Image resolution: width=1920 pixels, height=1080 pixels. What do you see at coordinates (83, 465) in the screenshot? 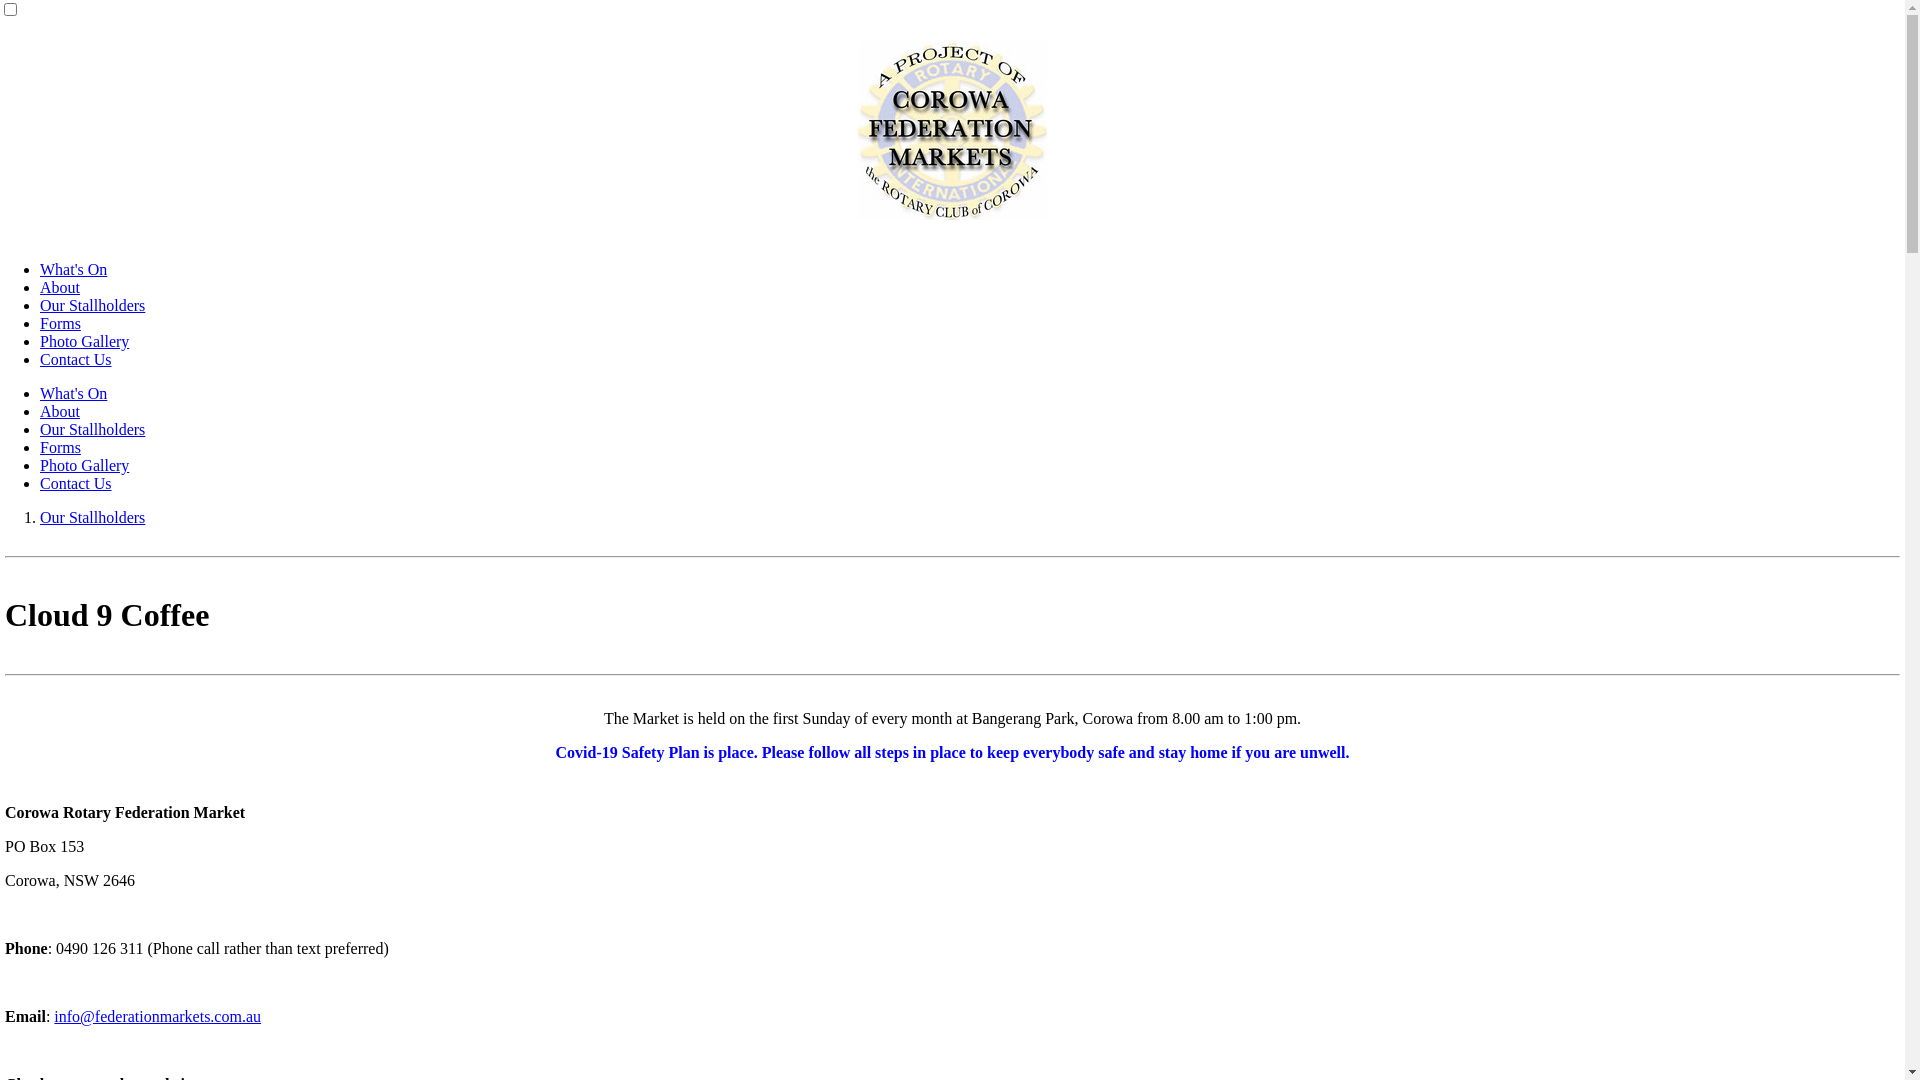
I see `'Photo Gallery'` at bounding box center [83, 465].